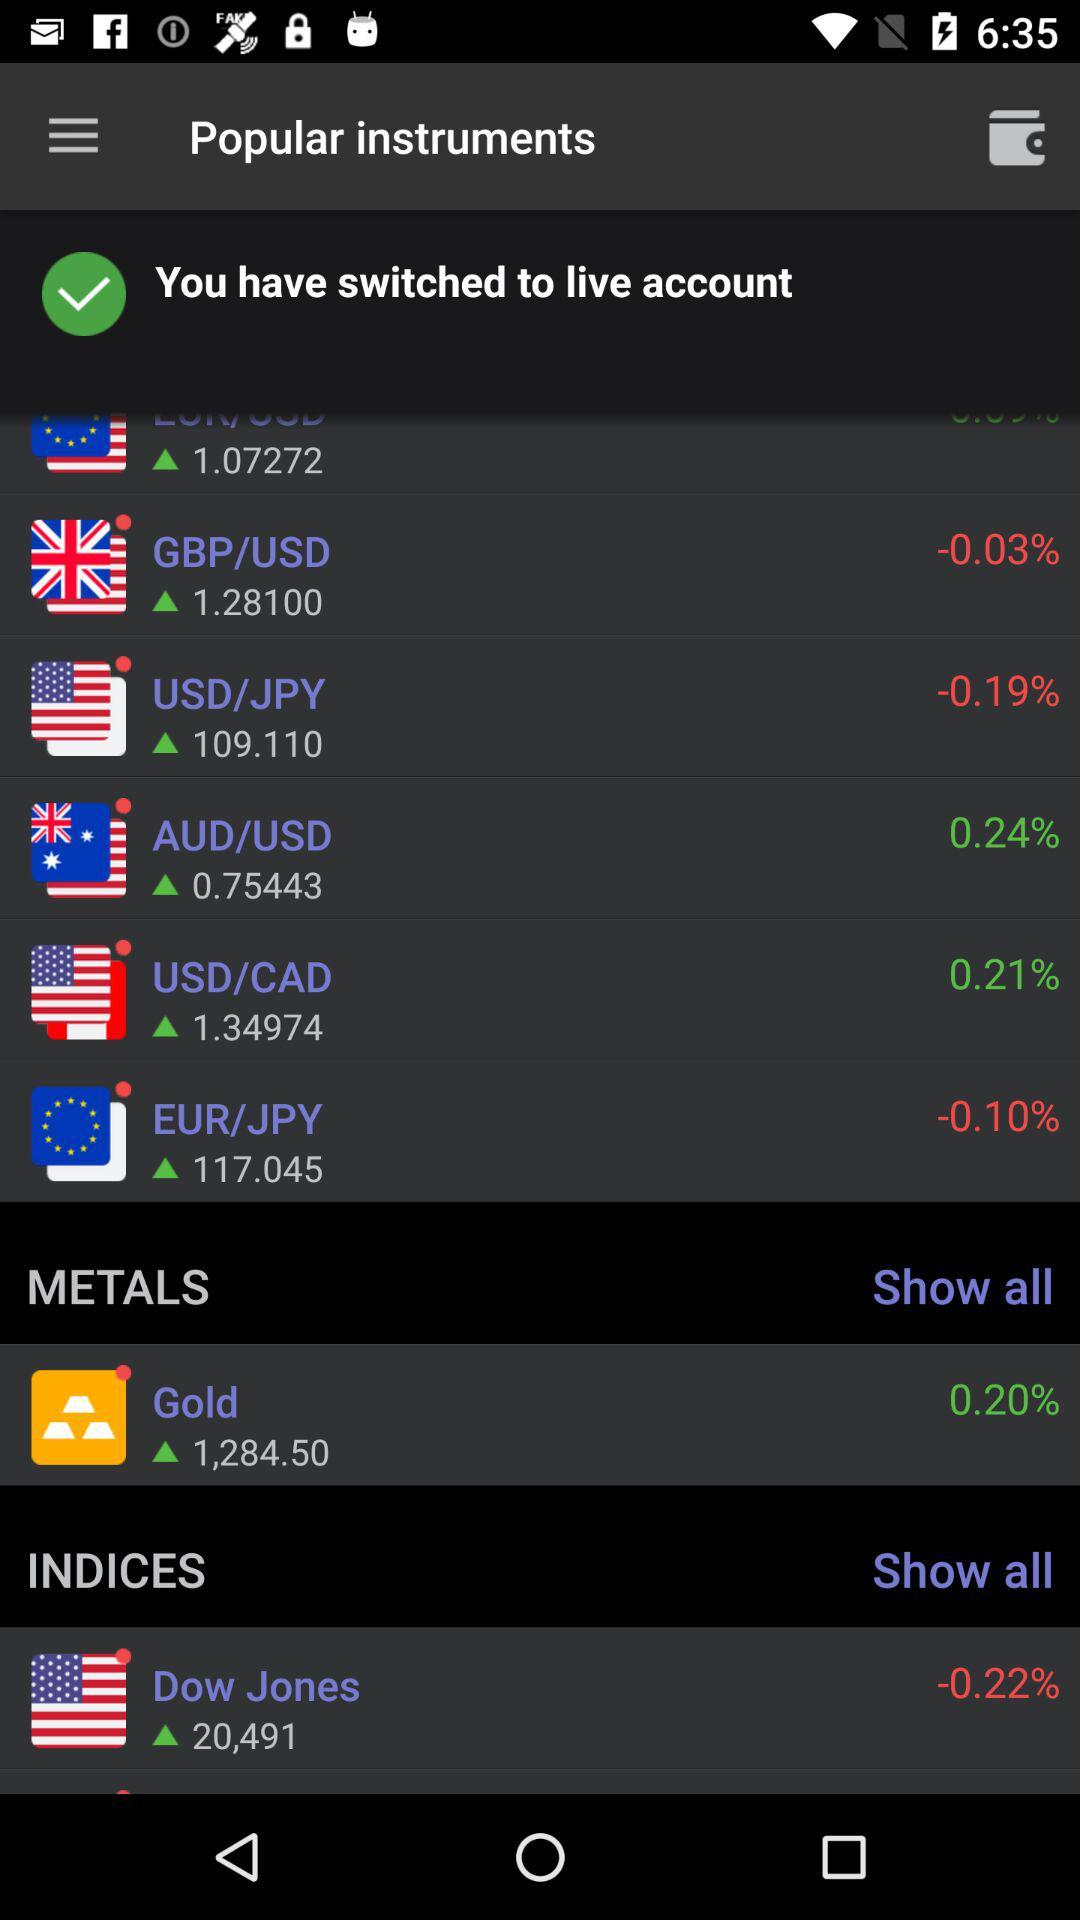 The width and height of the screenshot is (1080, 1920). What do you see at coordinates (72, 135) in the screenshot?
I see `item next to popular instruments icon` at bounding box center [72, 135].